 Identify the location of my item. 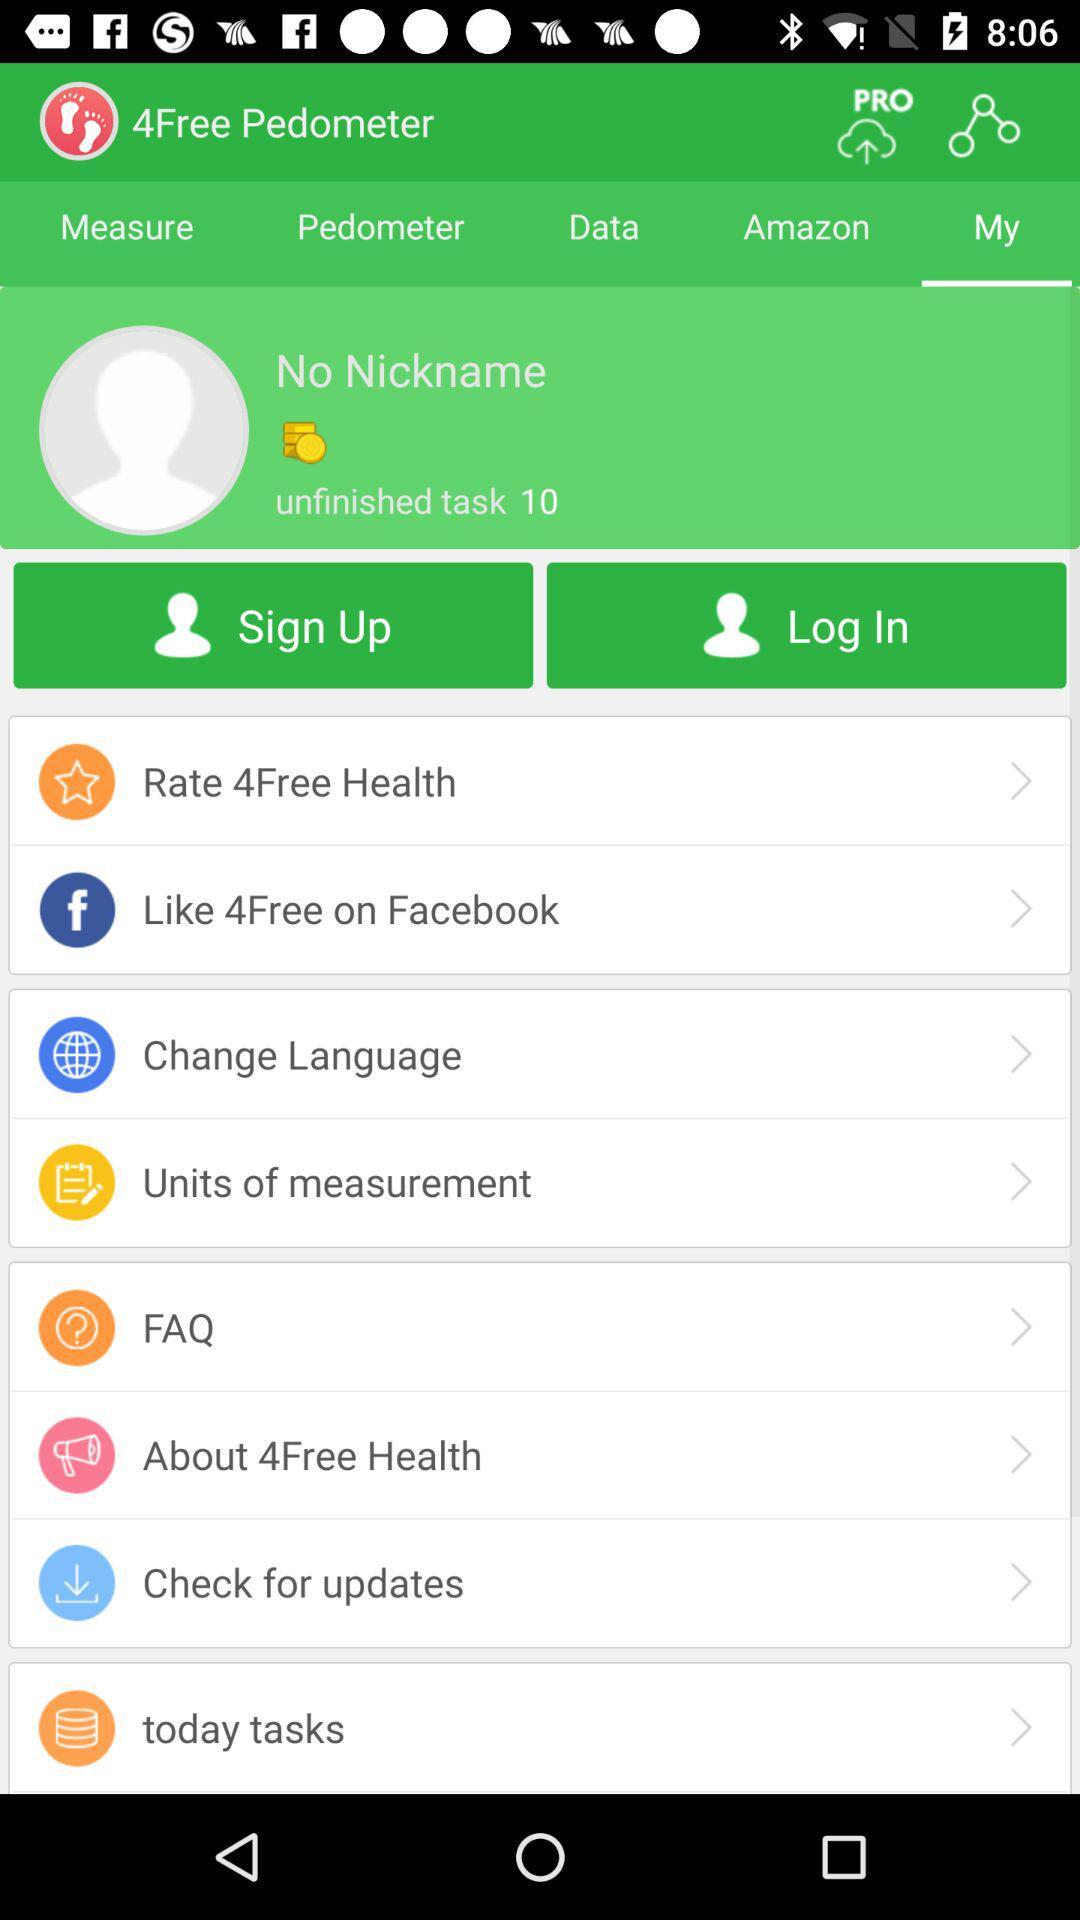
(996, 243).